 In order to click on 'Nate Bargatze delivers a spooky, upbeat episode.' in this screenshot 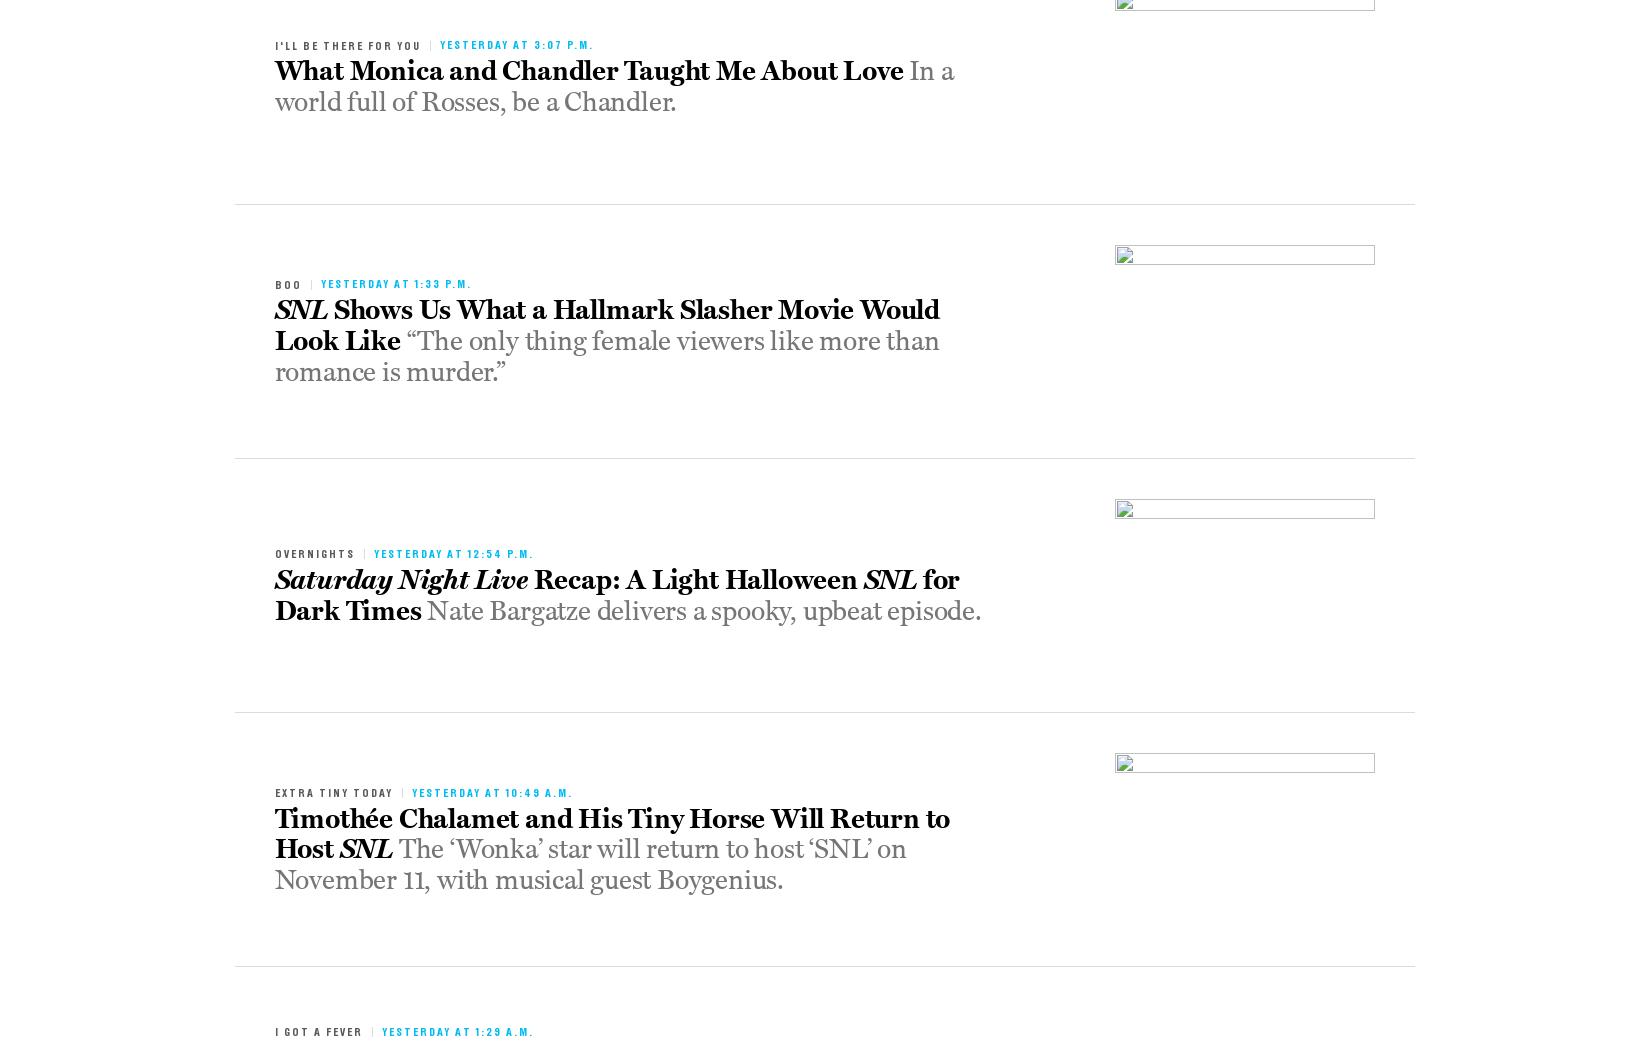, I will do `click(703, 610)`.